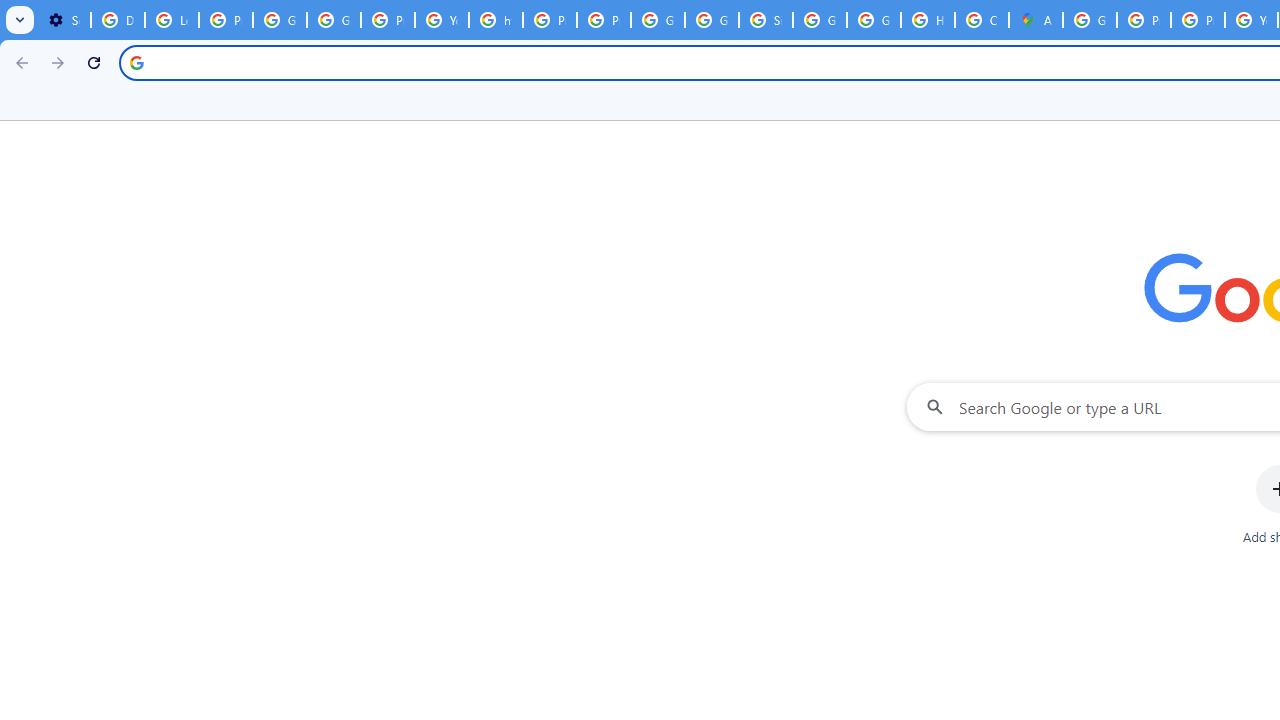 This screenshot has width=1280, height=720. What do you see at coordinates (1198, 20) in the screenshot?
I see `'Privacy Help Center - Policies Help'` at bounding box center [1198, 20].